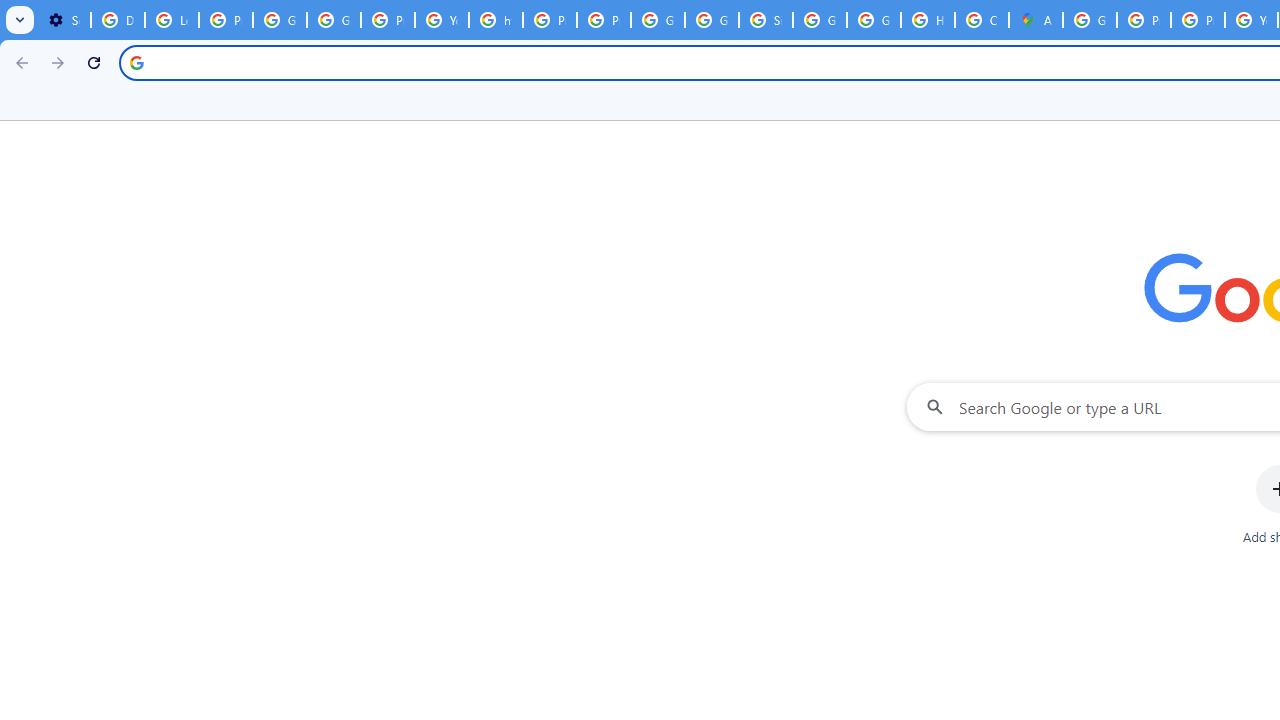 This screenshot has width=1280, height=720. What do you see at coordinates (1198, 20) in the screenshot?
I see `'Privacy Help Center - Policies Help'` at bounding box center [1198, 20].